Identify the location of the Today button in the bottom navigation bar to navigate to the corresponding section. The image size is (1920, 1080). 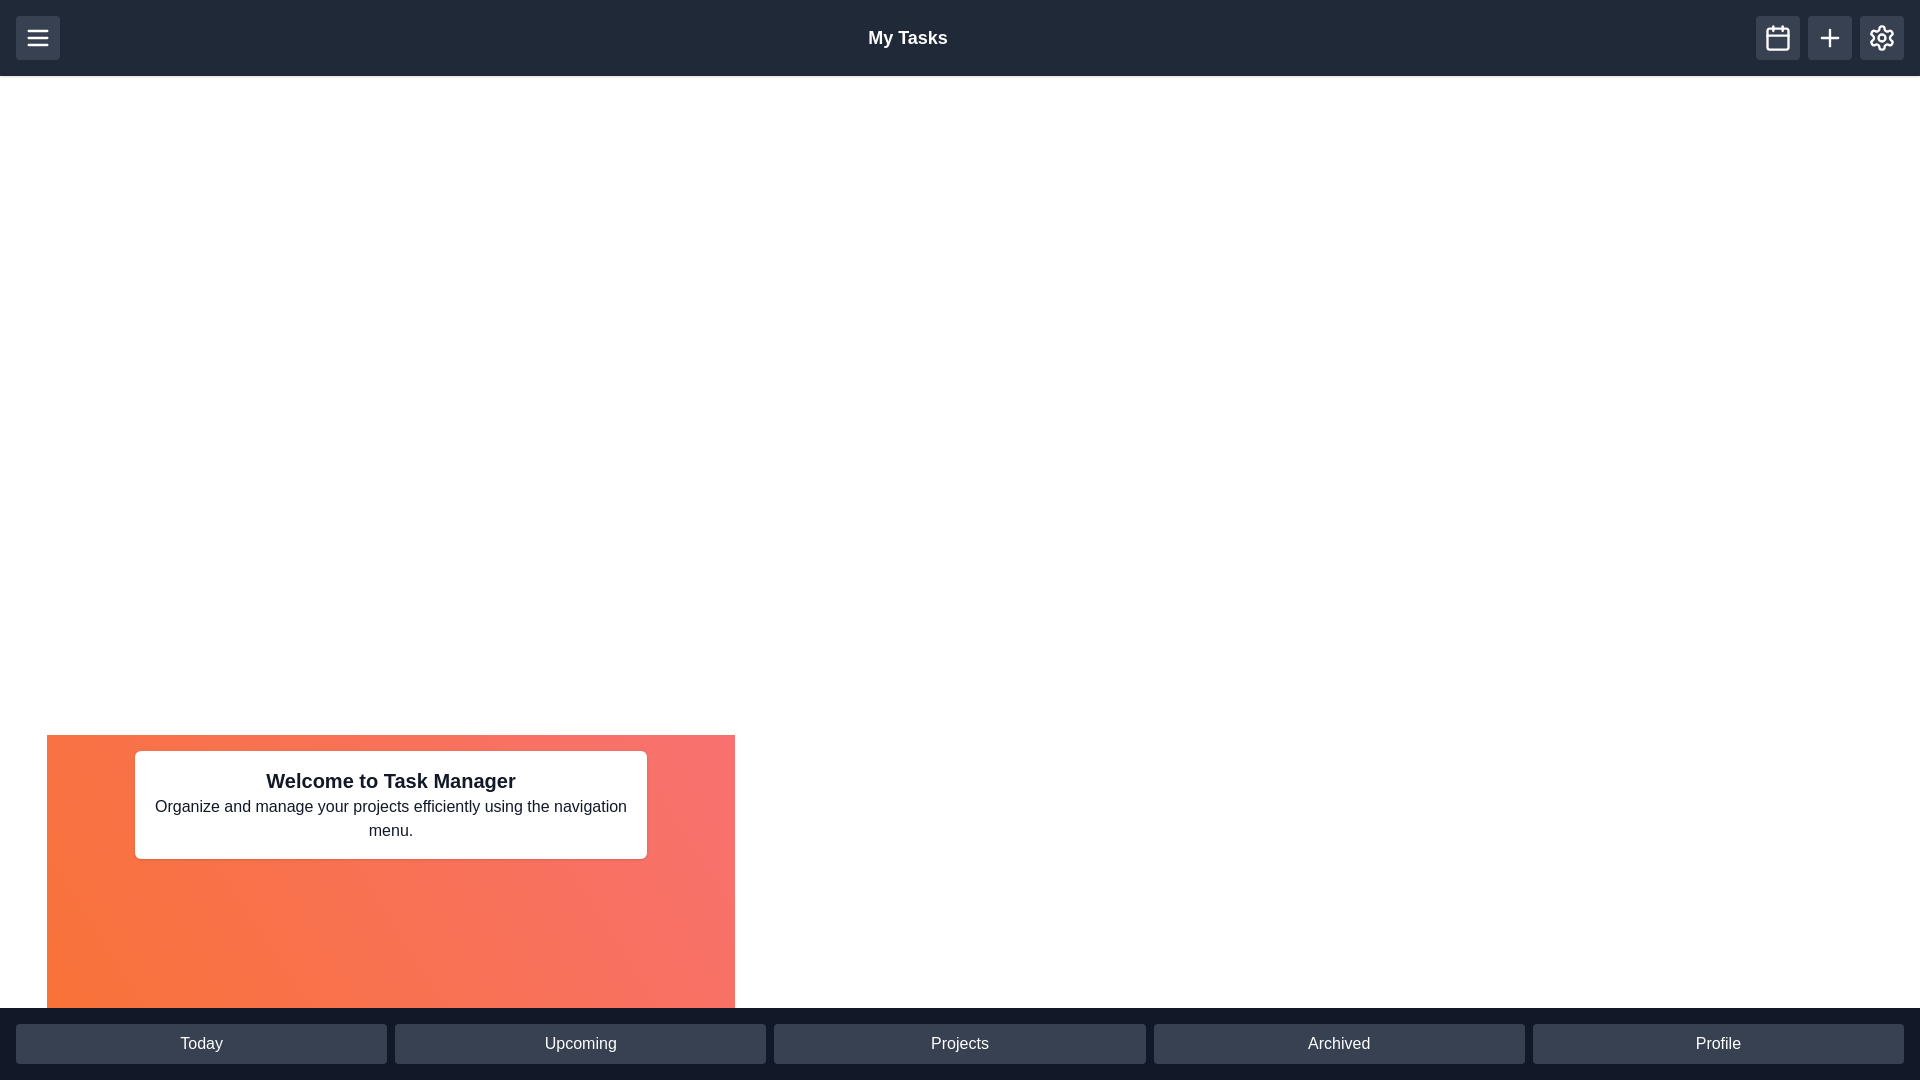
(201, 1043).